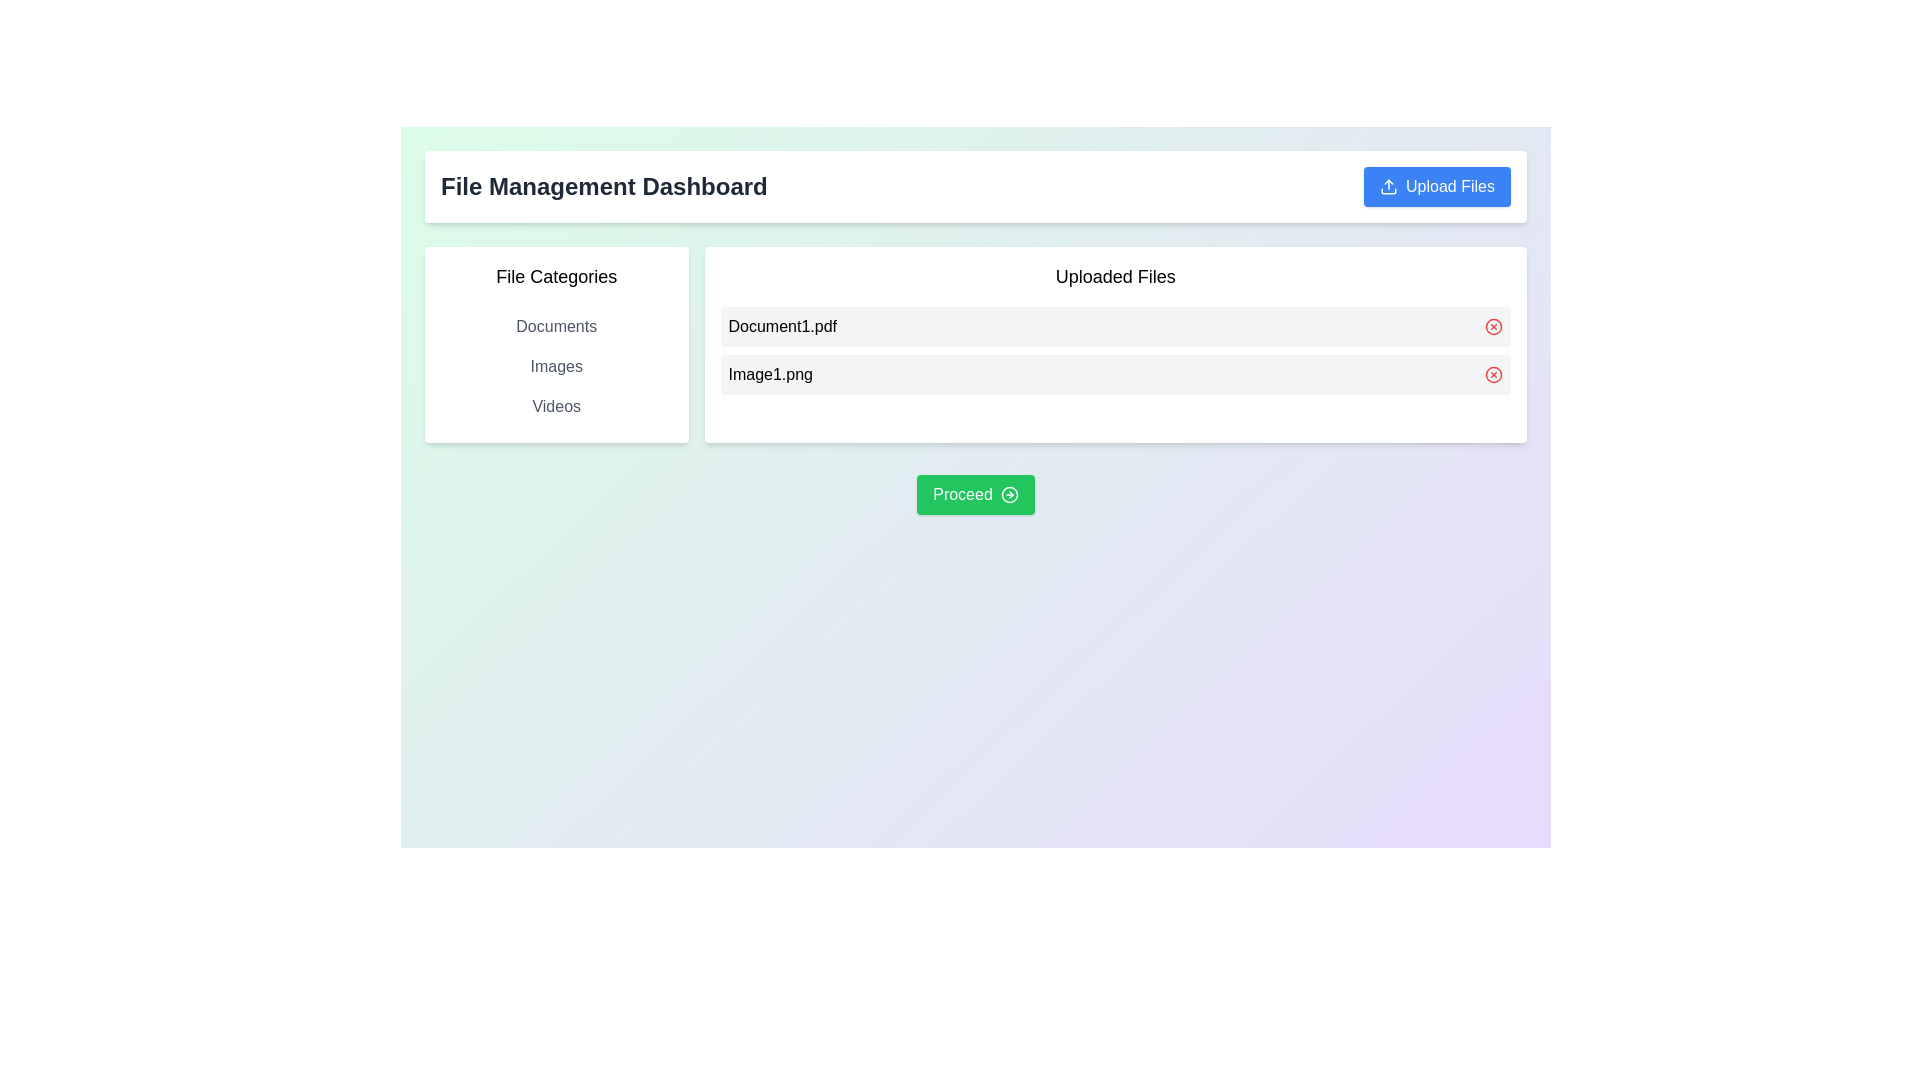 This screenshot has height=1080, width=1920. Describe the element at coordinates (1493, 374) in the screenshot. I see `the delete button located at the right end of the list item labelled 'Image1.png' in the 'Uploaded Files' section` at that location.